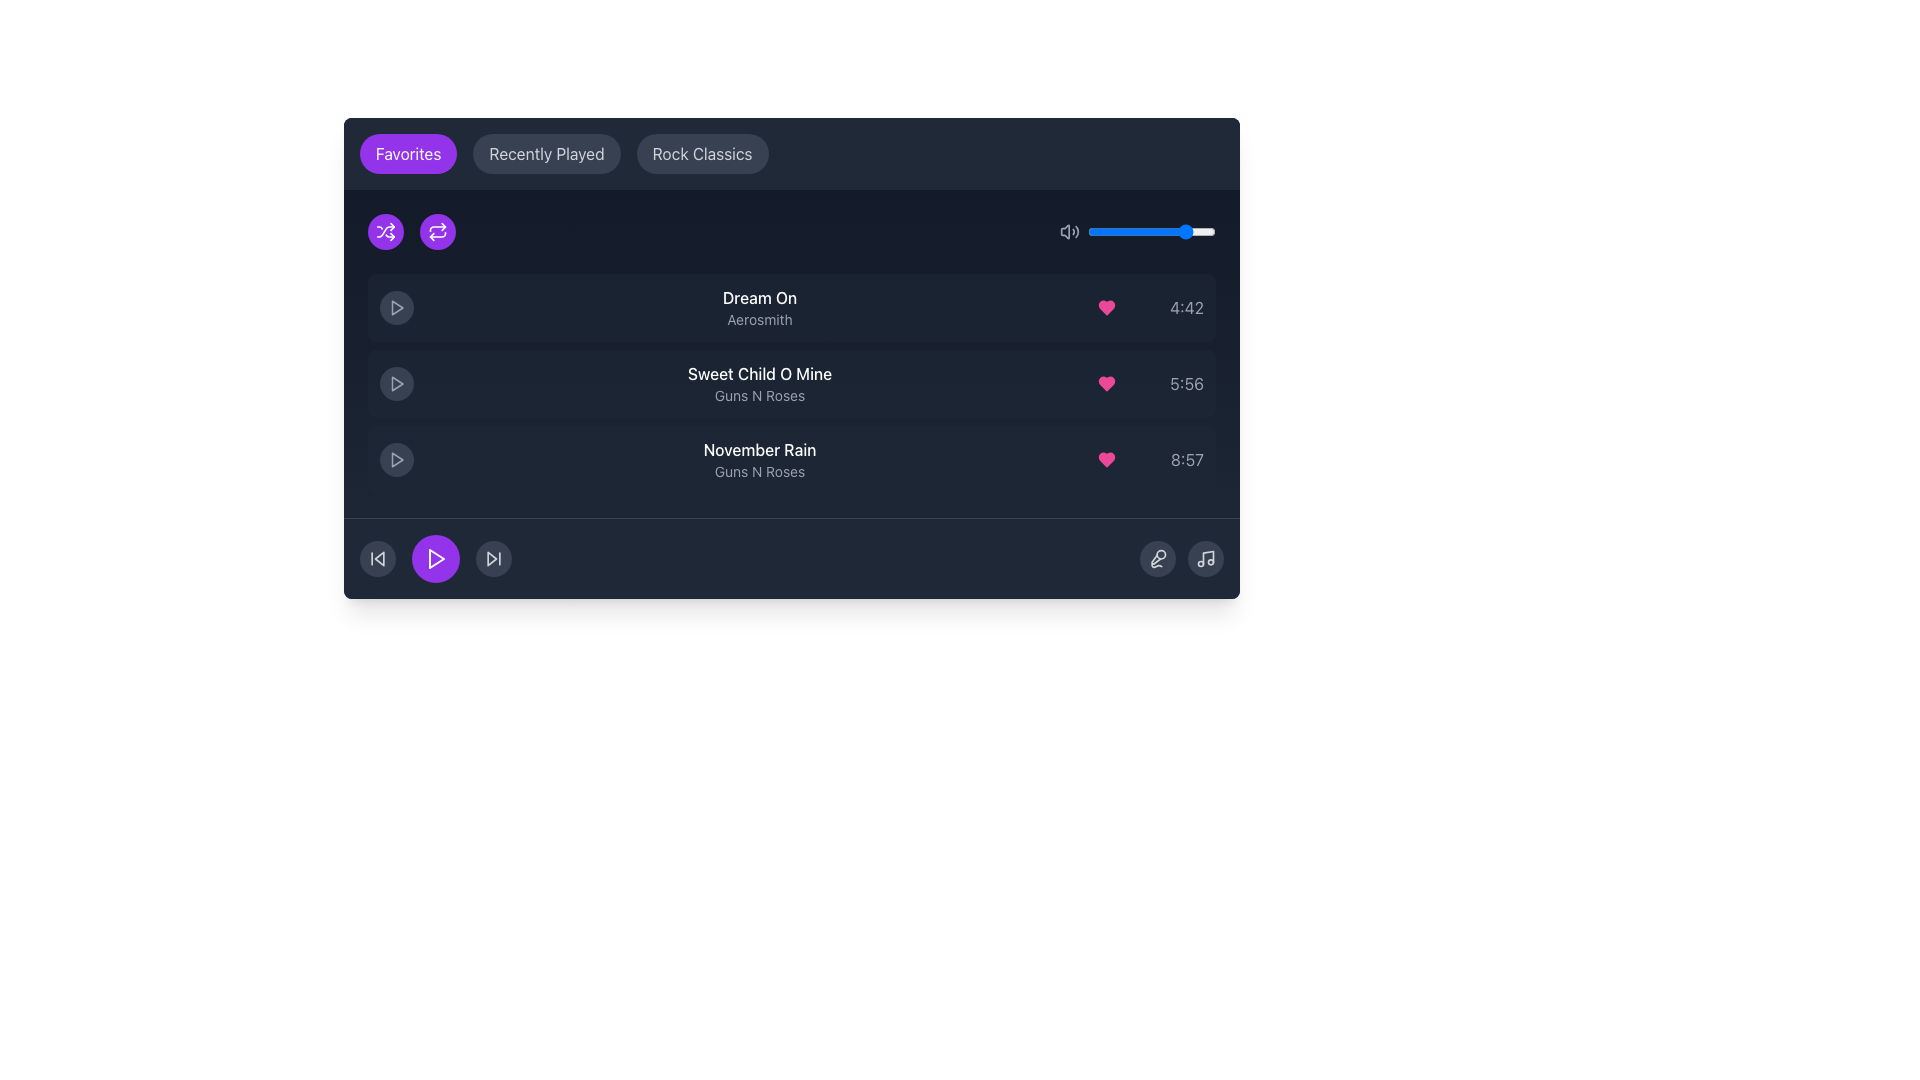  I want to click on the circular microphone button with a gray background, so click(1157, 559).